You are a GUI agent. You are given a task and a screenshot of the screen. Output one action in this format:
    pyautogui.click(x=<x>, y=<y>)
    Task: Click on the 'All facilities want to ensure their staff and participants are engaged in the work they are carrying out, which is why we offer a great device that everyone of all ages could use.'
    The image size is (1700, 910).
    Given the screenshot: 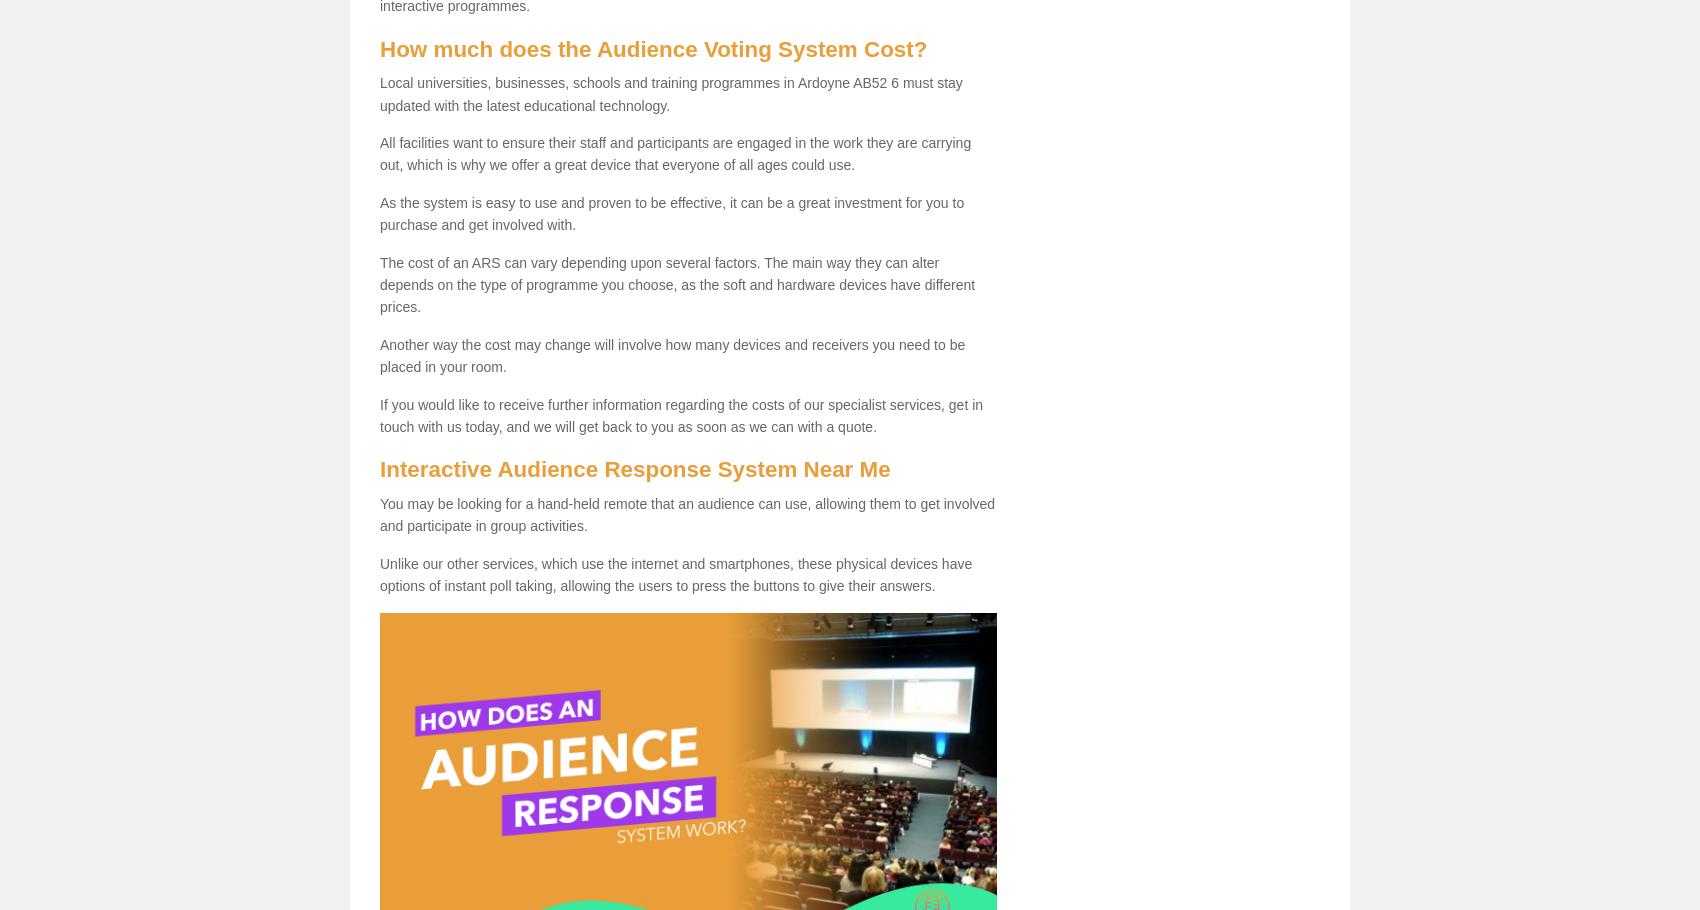 What is the action you would take?
    pyautogui.click(x=378, y=152)
    